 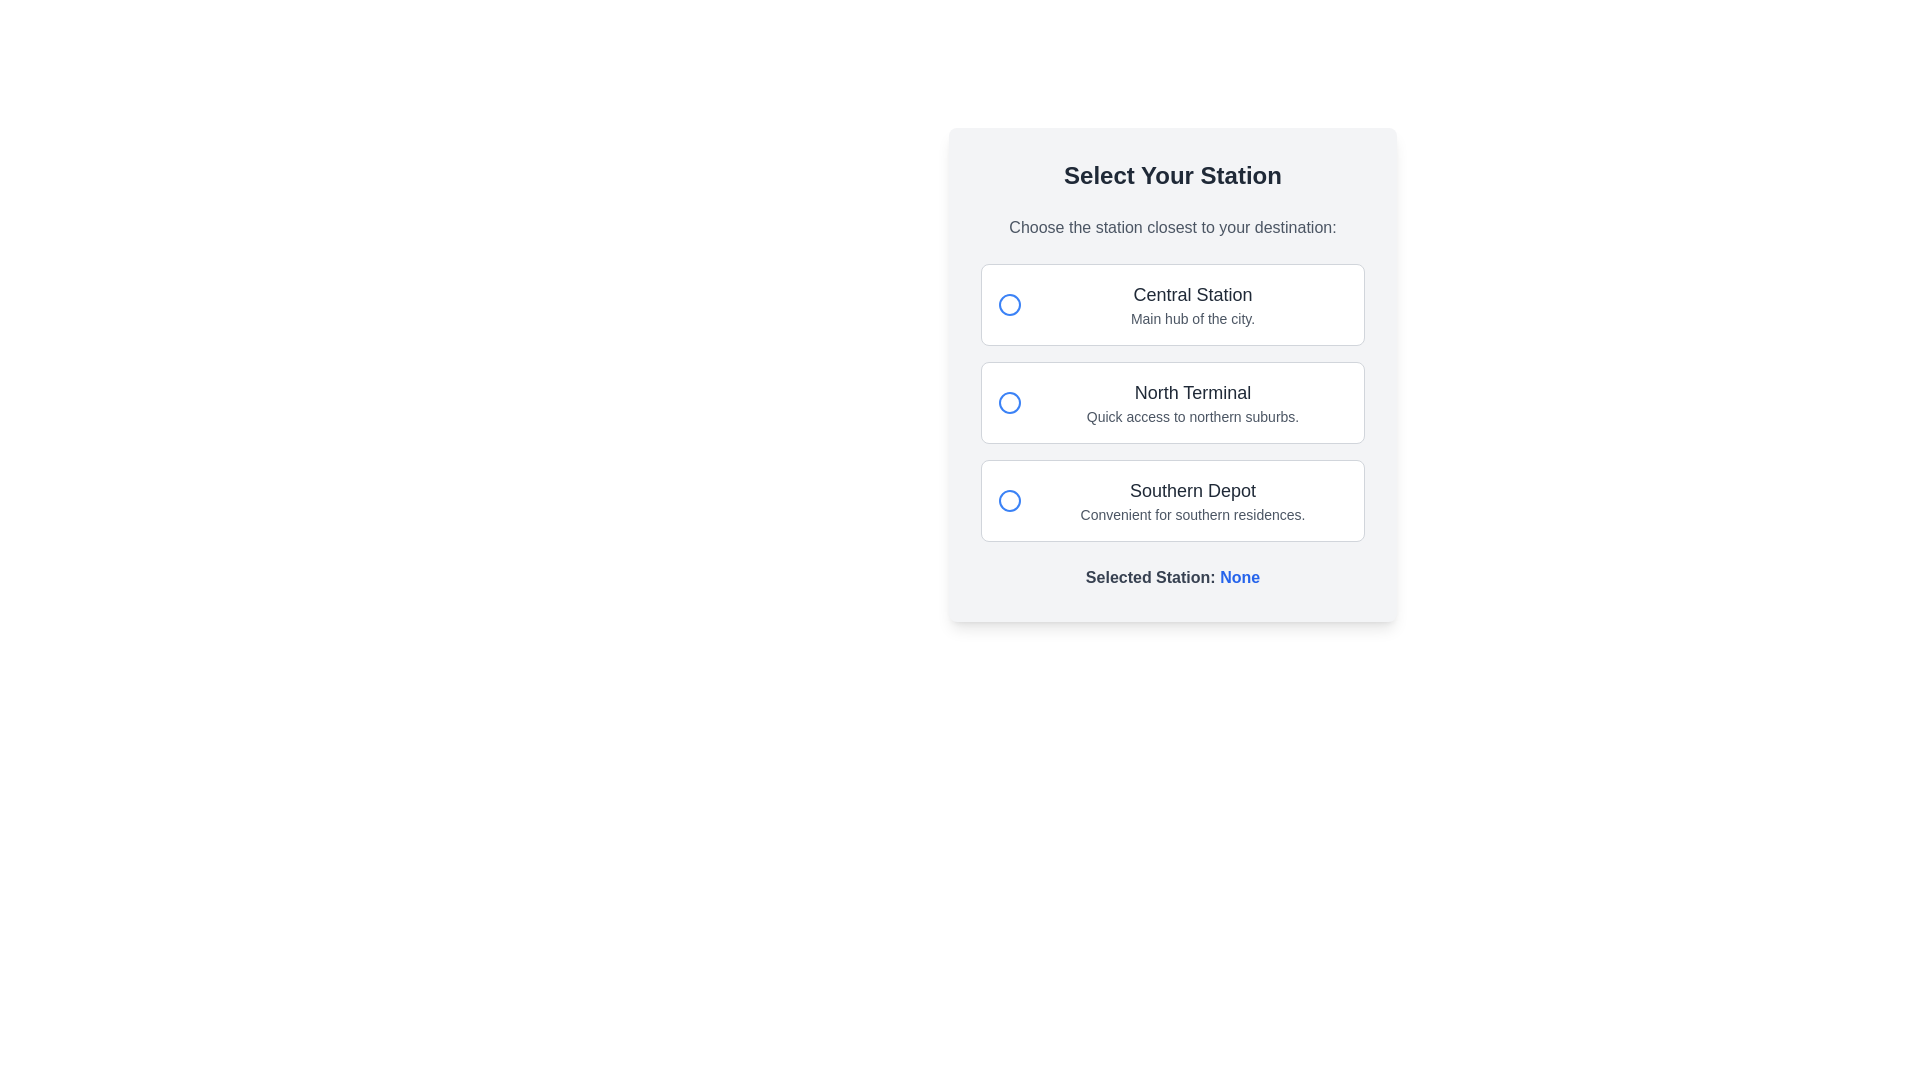 I want to click on the blue circular outline radio button, so click(x=1009, y=500).